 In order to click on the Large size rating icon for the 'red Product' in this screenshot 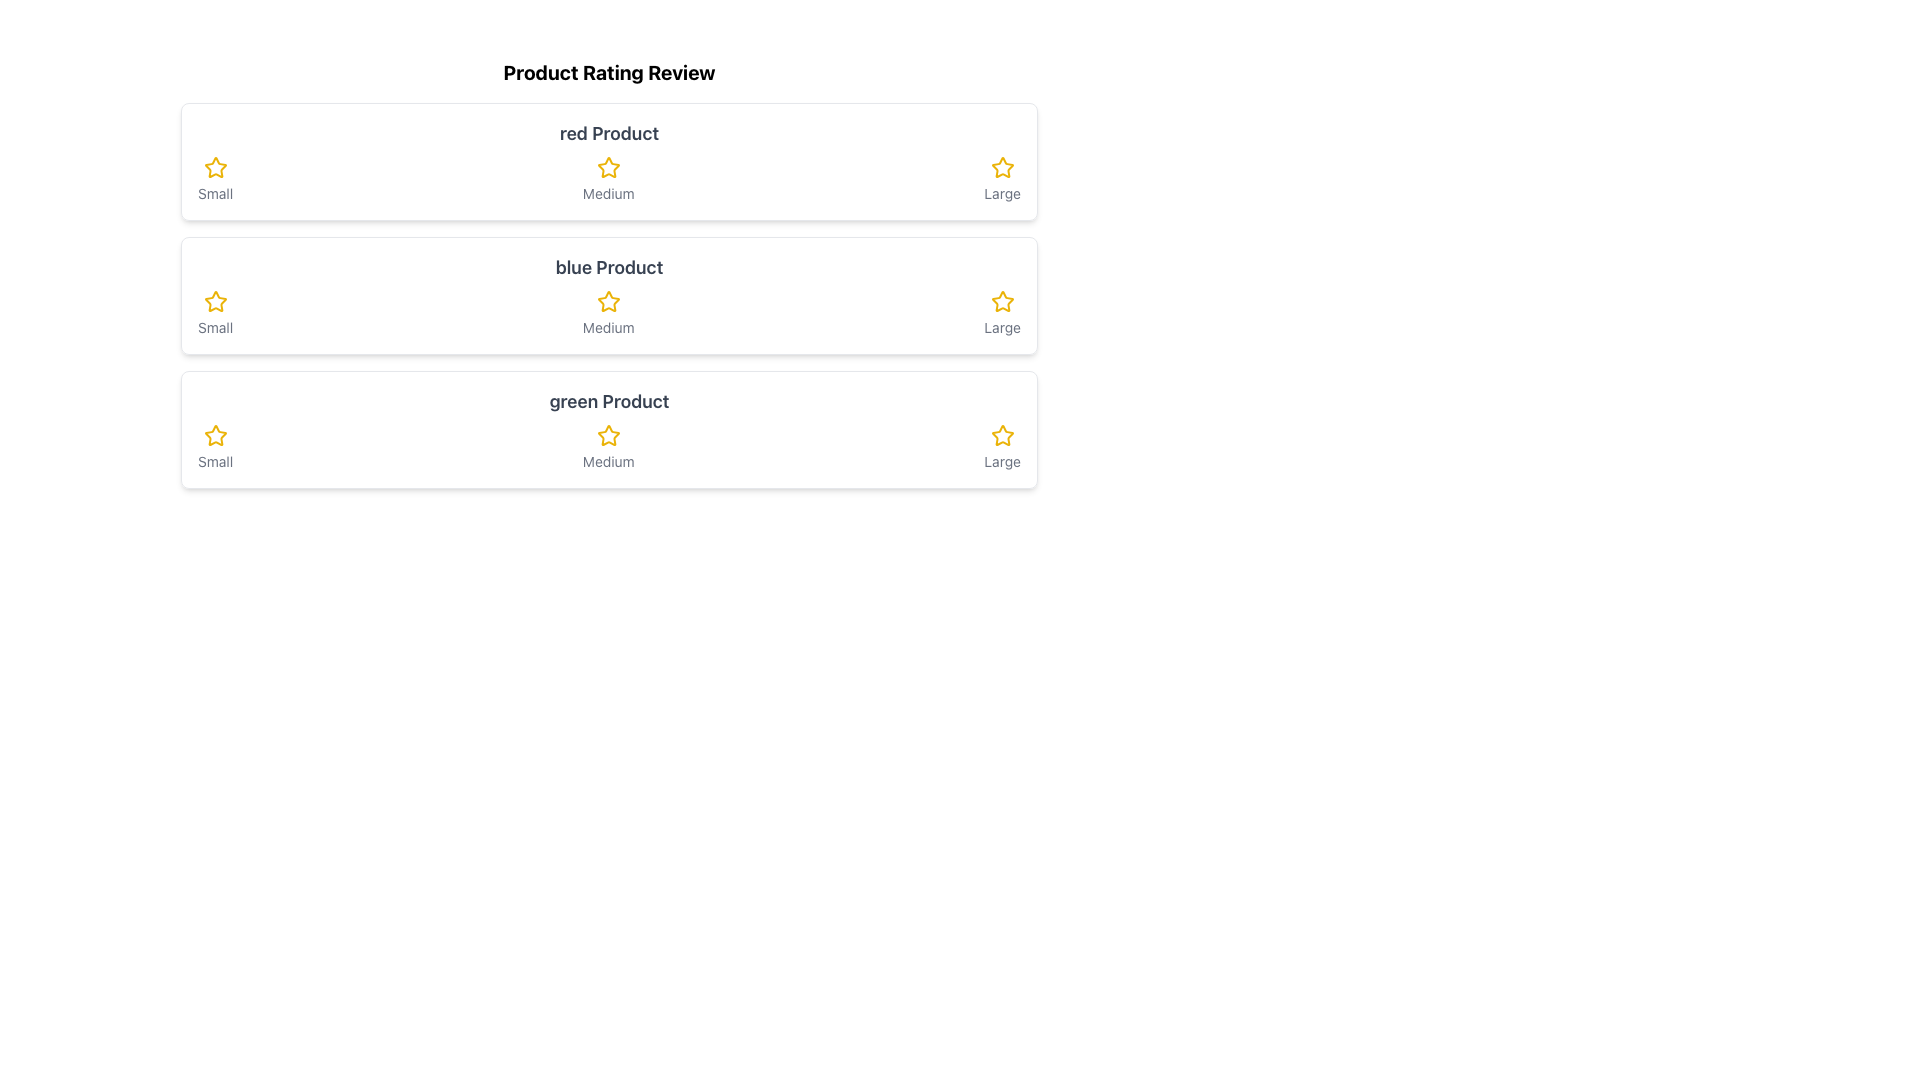, I will do `click(1002, 166)`.